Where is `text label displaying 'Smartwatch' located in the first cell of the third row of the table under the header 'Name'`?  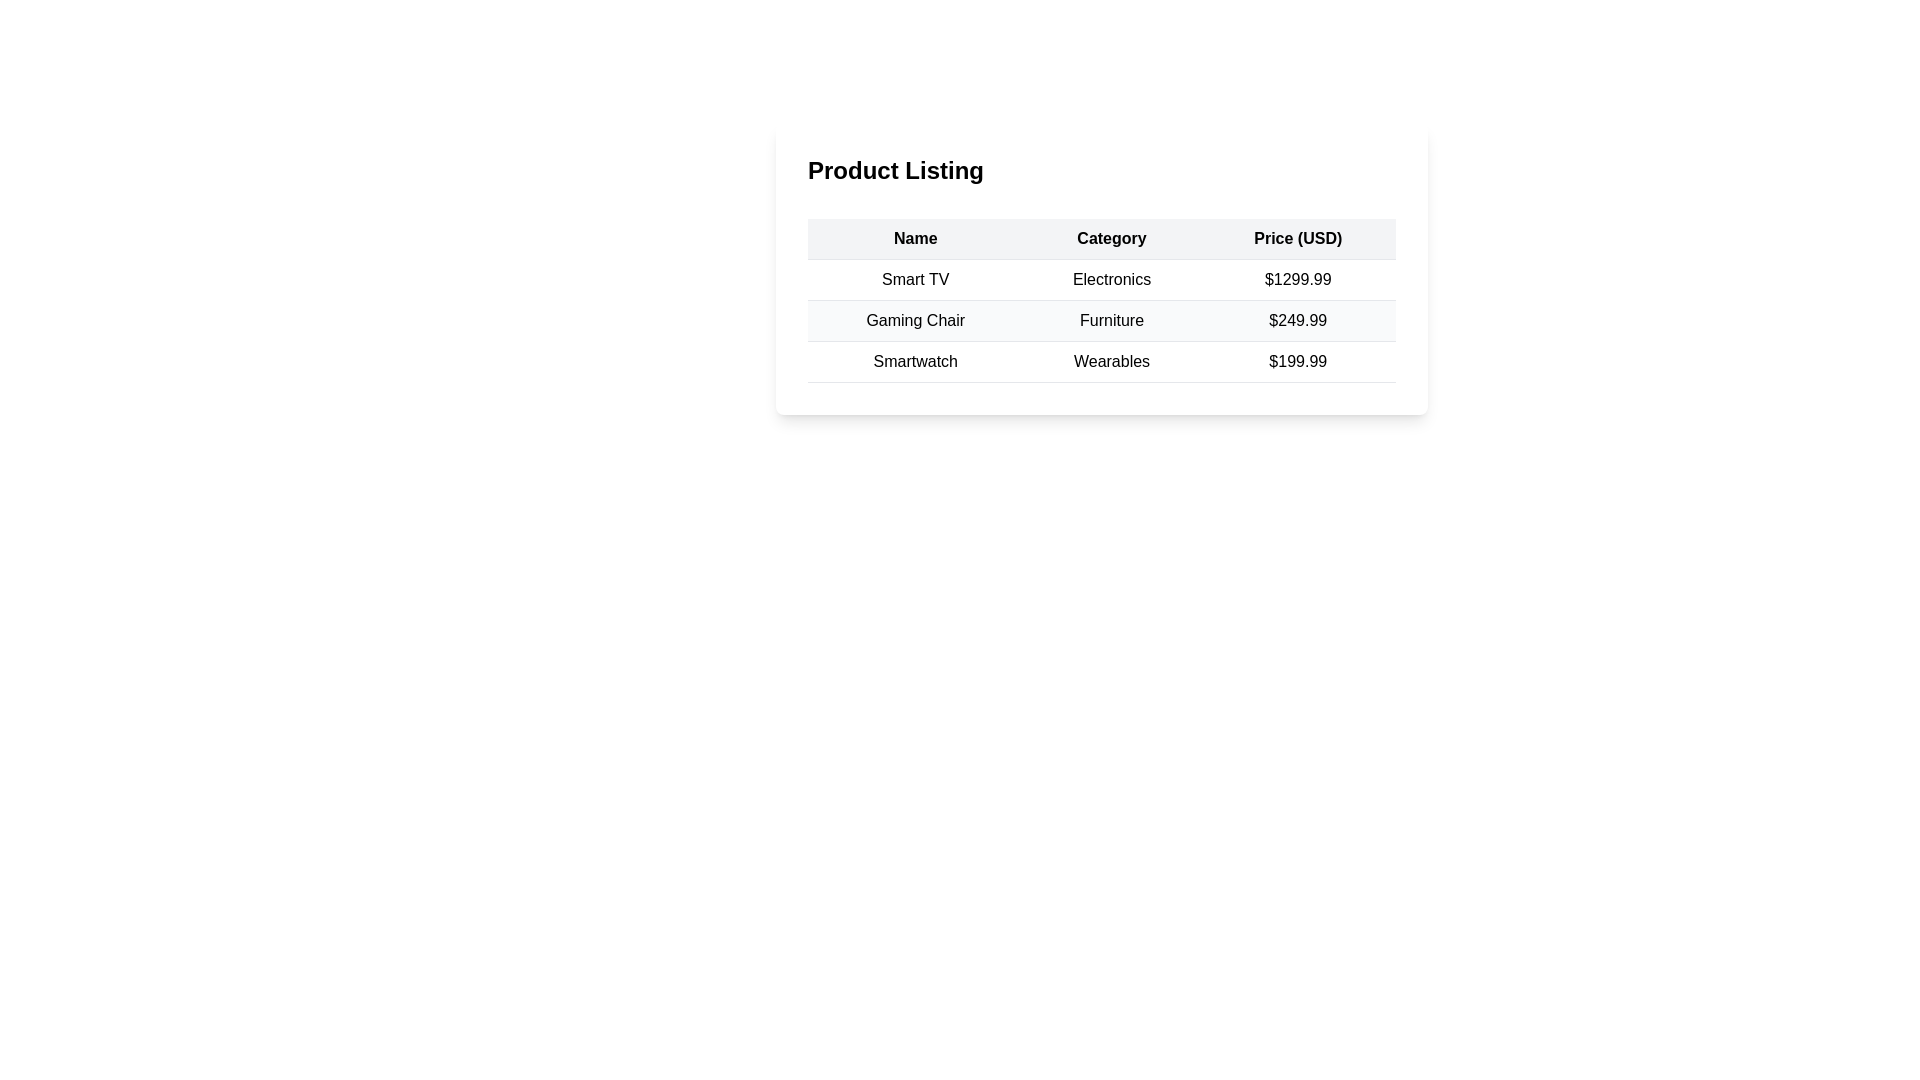 text label displaying 'Smartwatch' located in the first cell of the third row of the table under the header 'Name' is located at coordinates (914, 362).